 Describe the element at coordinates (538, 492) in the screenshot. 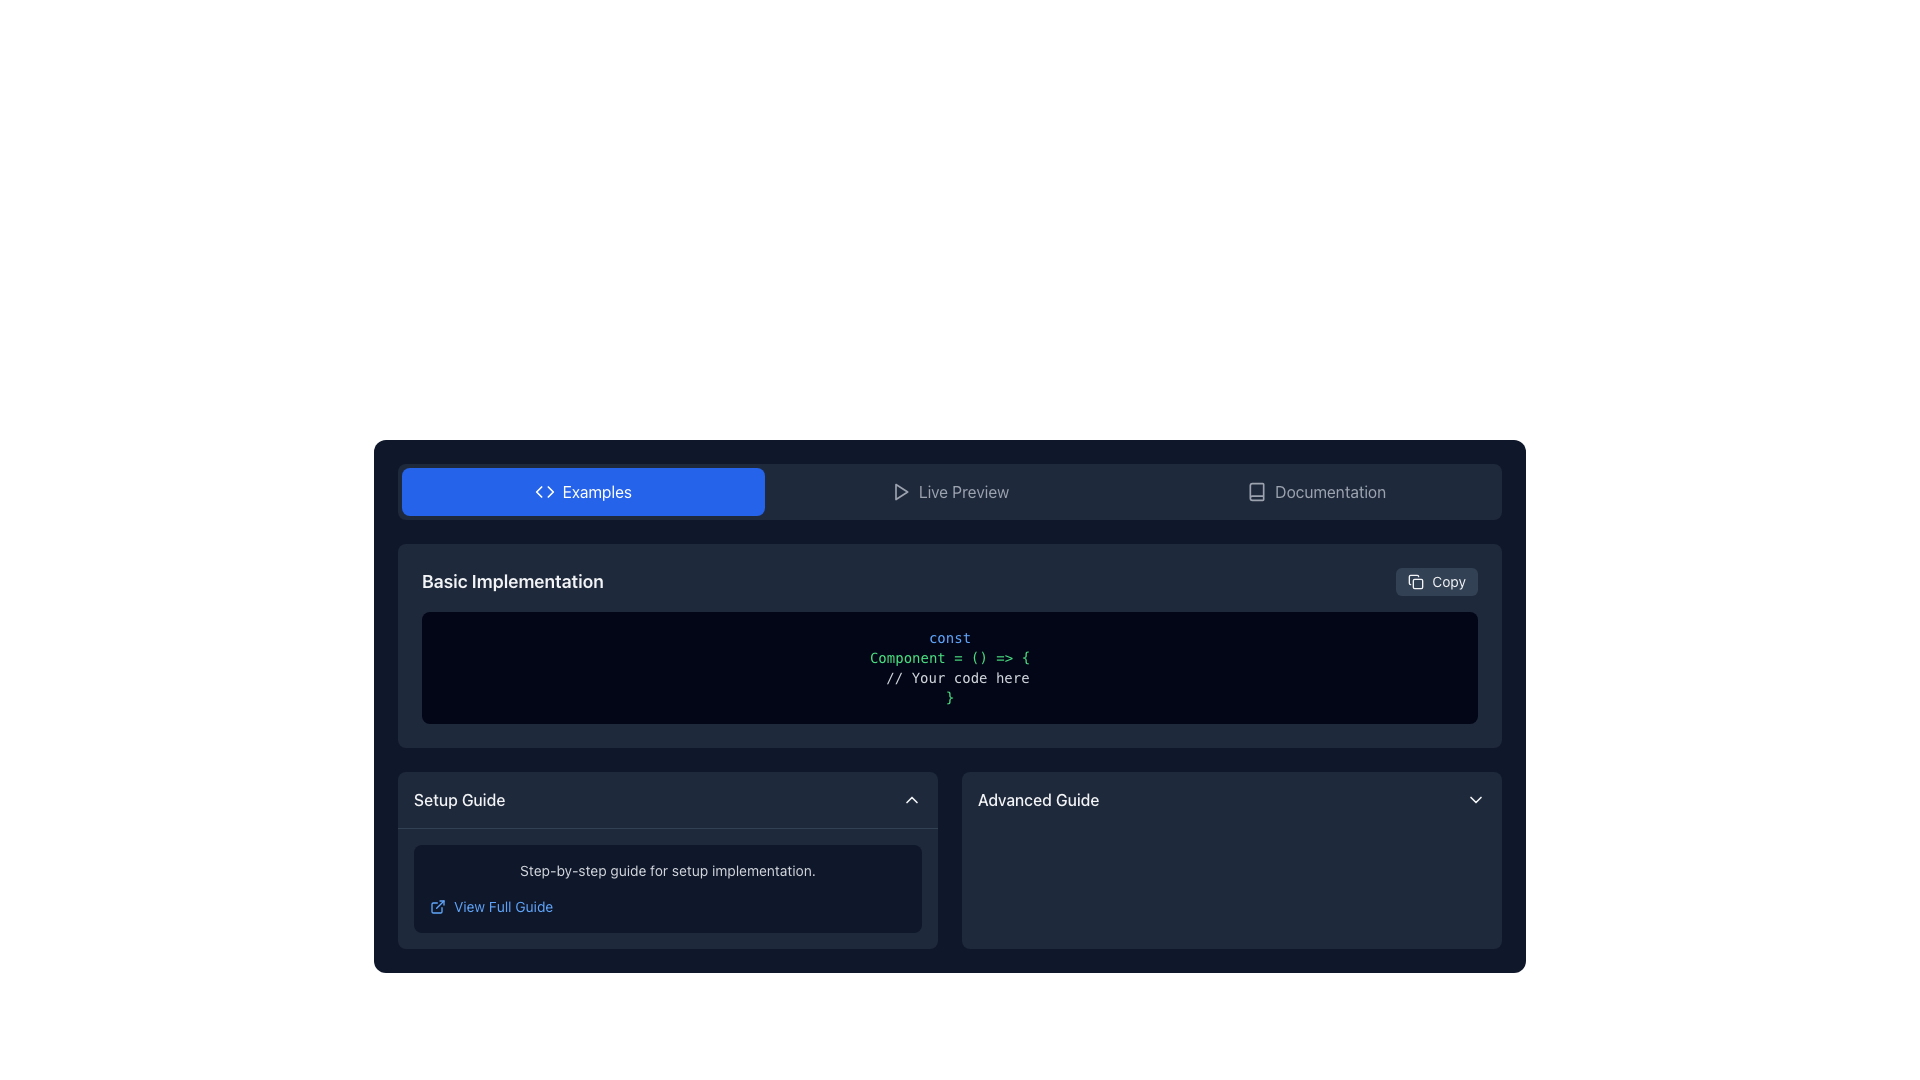

I see `the leftward-pointing arrow icon within the SVG graphic, which serves as a navigation indicator, if it is interactive` at that location.